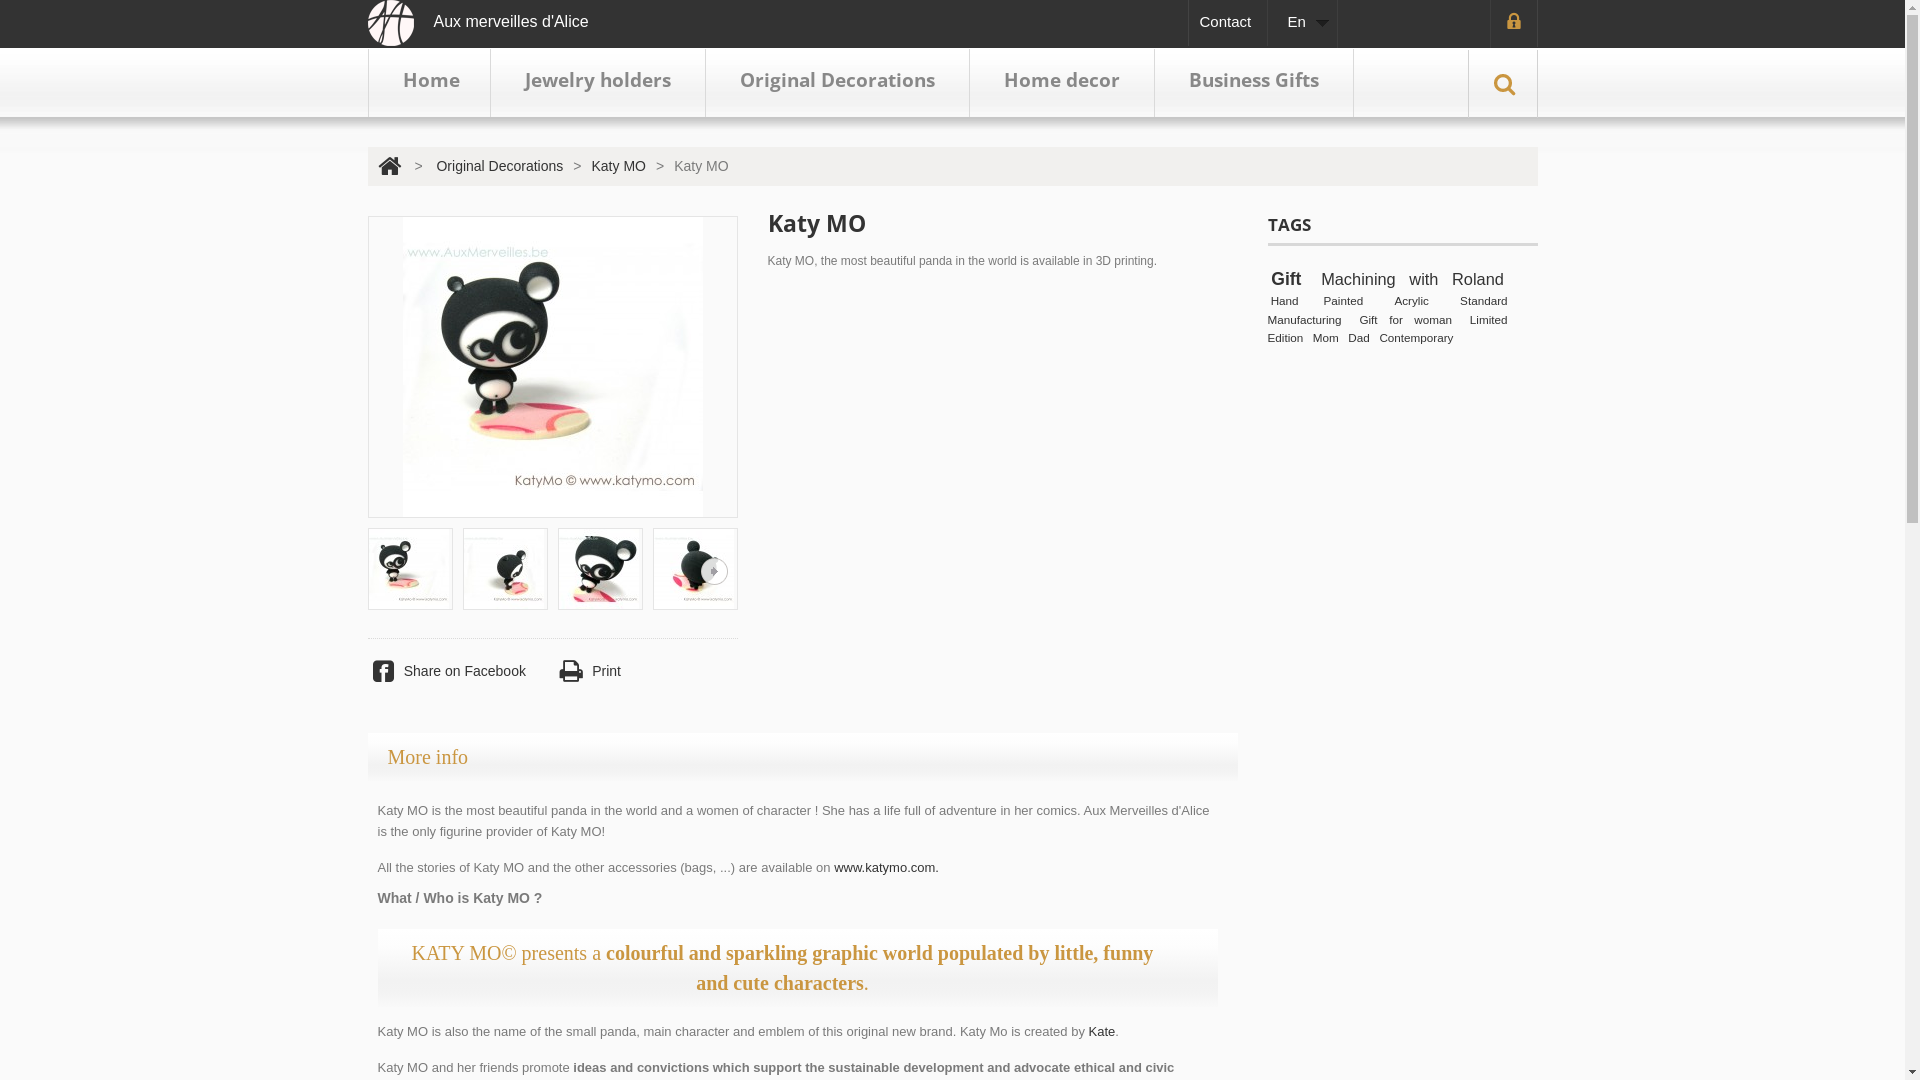  What do you see at coordinates (1410, 301) in the screenshot?
I see `'Acrylic'` at bounding box center [1410, 301].